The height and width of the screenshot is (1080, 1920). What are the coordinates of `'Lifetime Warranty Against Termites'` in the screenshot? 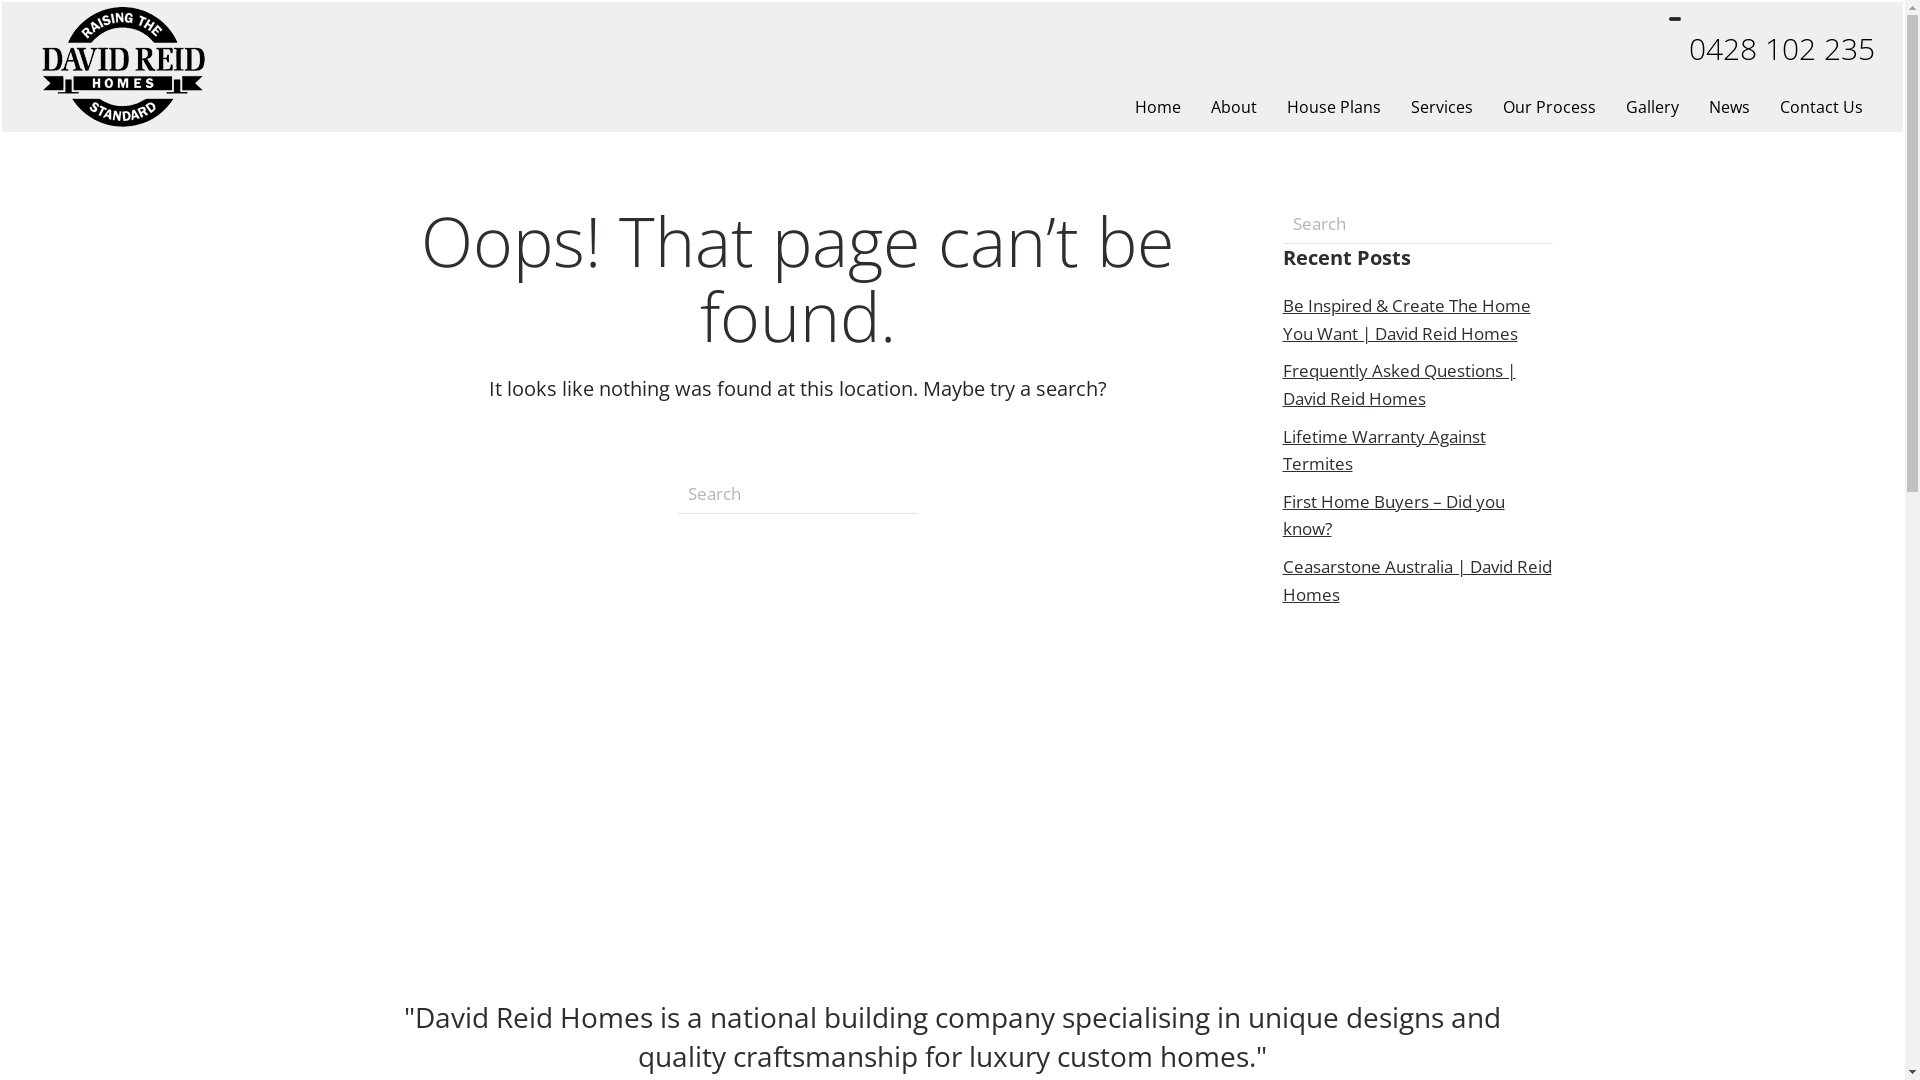 It's located at (1382, 448).